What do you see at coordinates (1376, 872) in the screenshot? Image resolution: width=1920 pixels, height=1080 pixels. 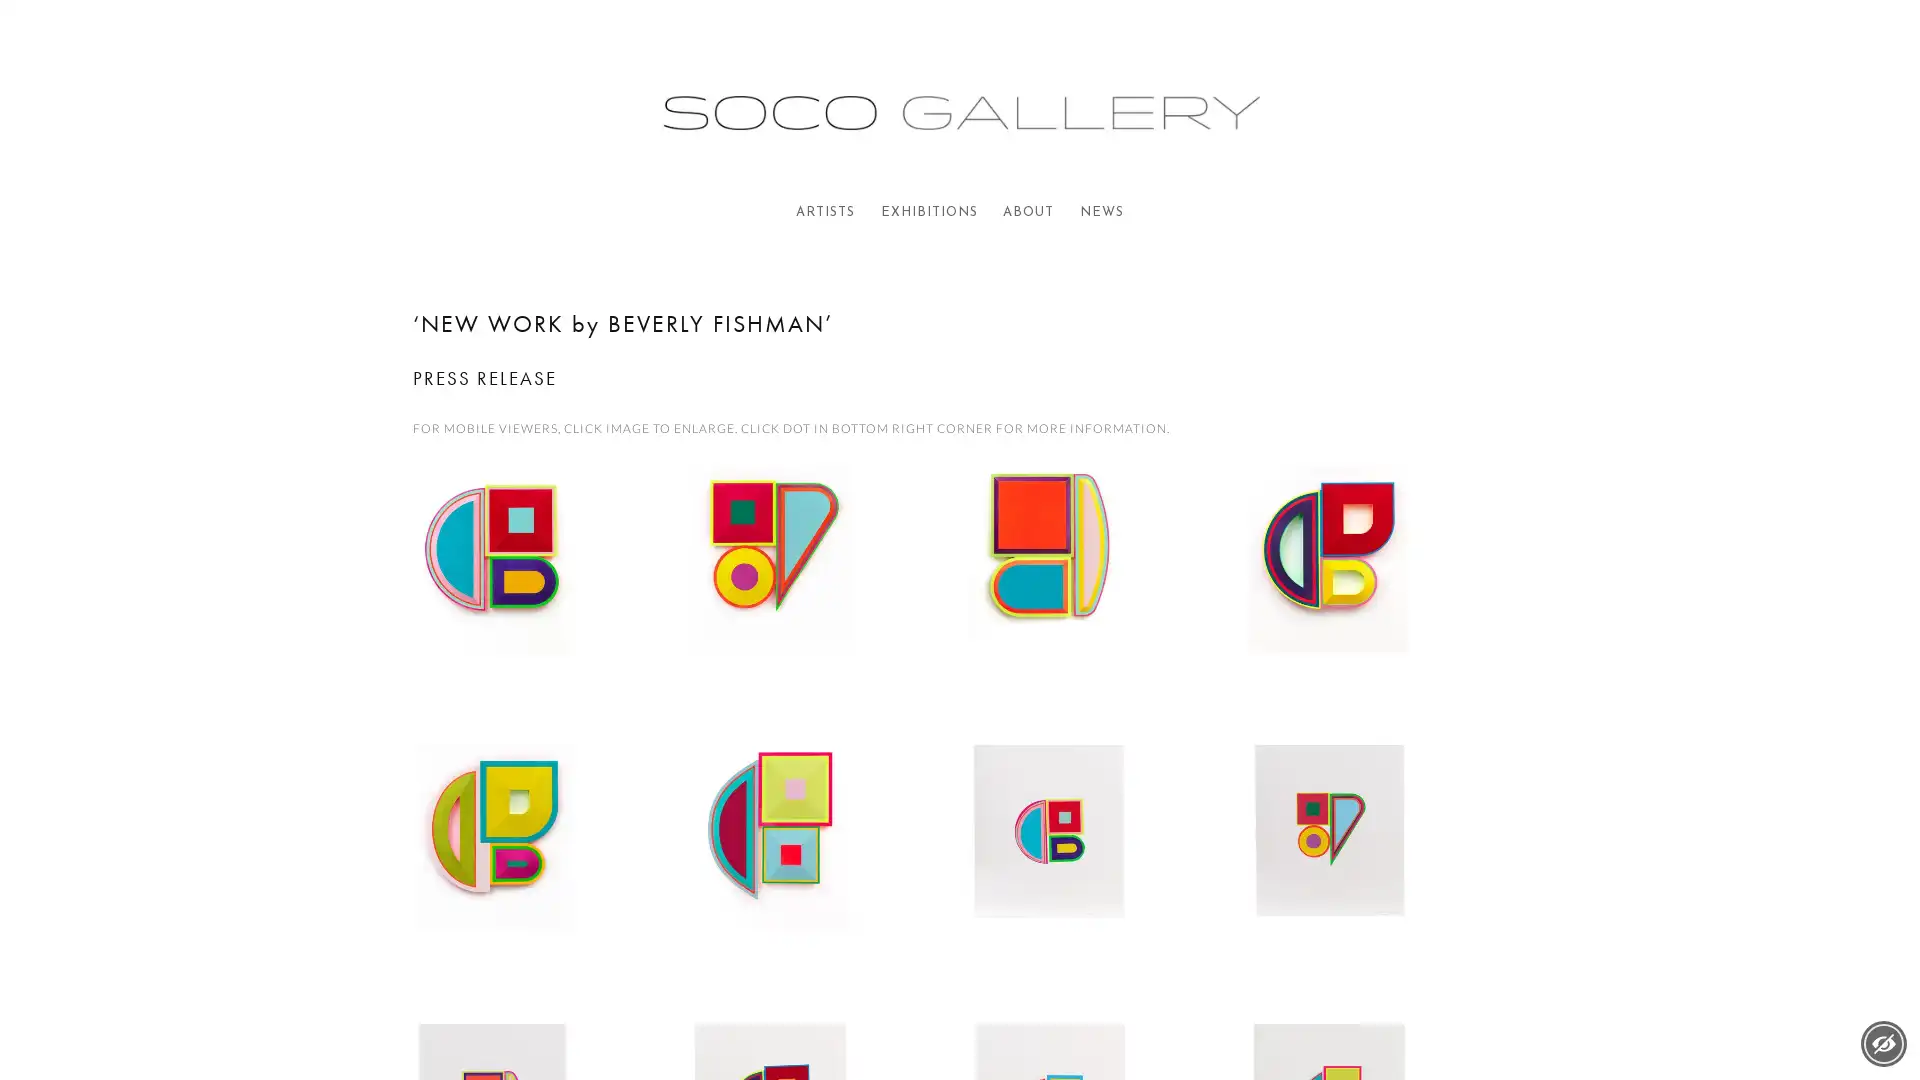 I see `View fullsize BEVERLY FISHMAN Untitled , 2021 vinyl and paper collage on smooth acid free Bristol paper 17 x 14 inches INQUIRE +` at bounding box center [1376, 872].